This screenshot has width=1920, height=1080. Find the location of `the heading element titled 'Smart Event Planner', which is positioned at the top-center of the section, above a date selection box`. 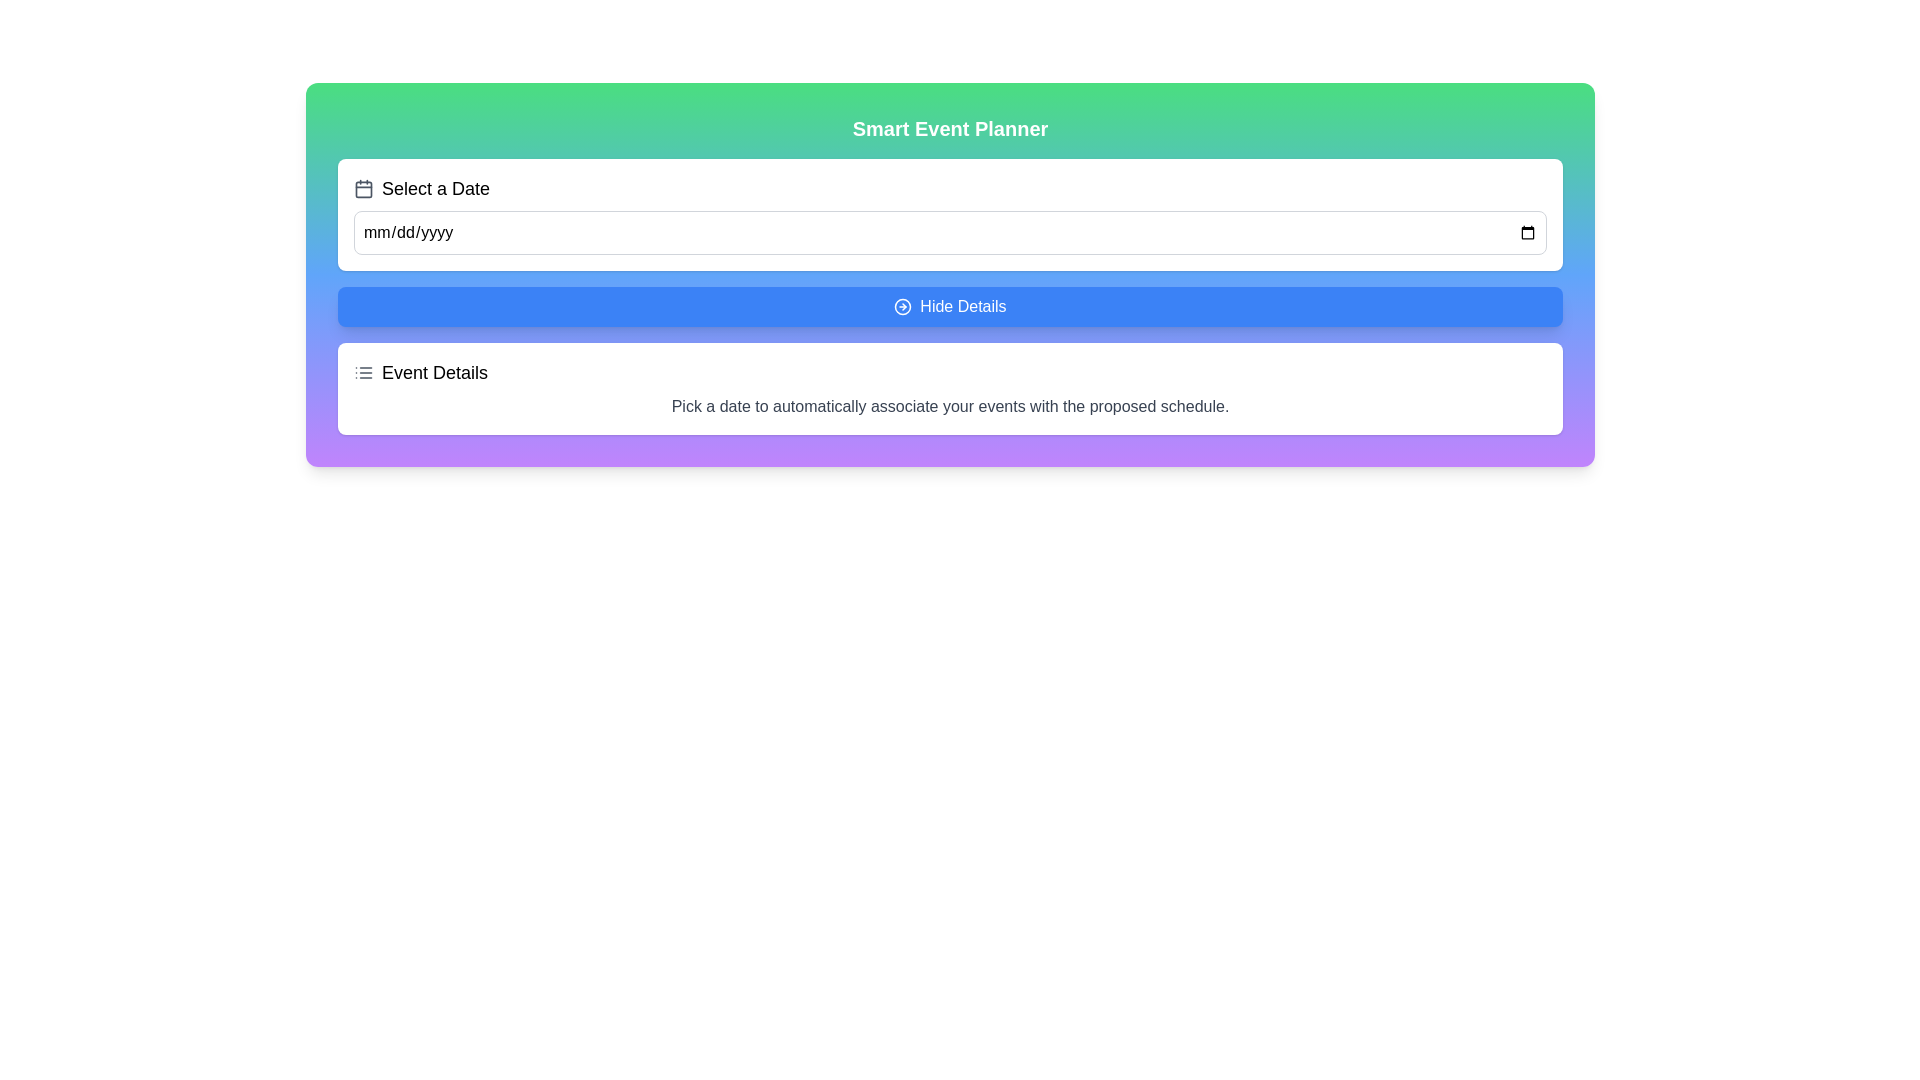

the heading element titled 'Smart Event Planner', which is positioned at the top-center of the section, above a date selection box is located at coordinates (949, 128).